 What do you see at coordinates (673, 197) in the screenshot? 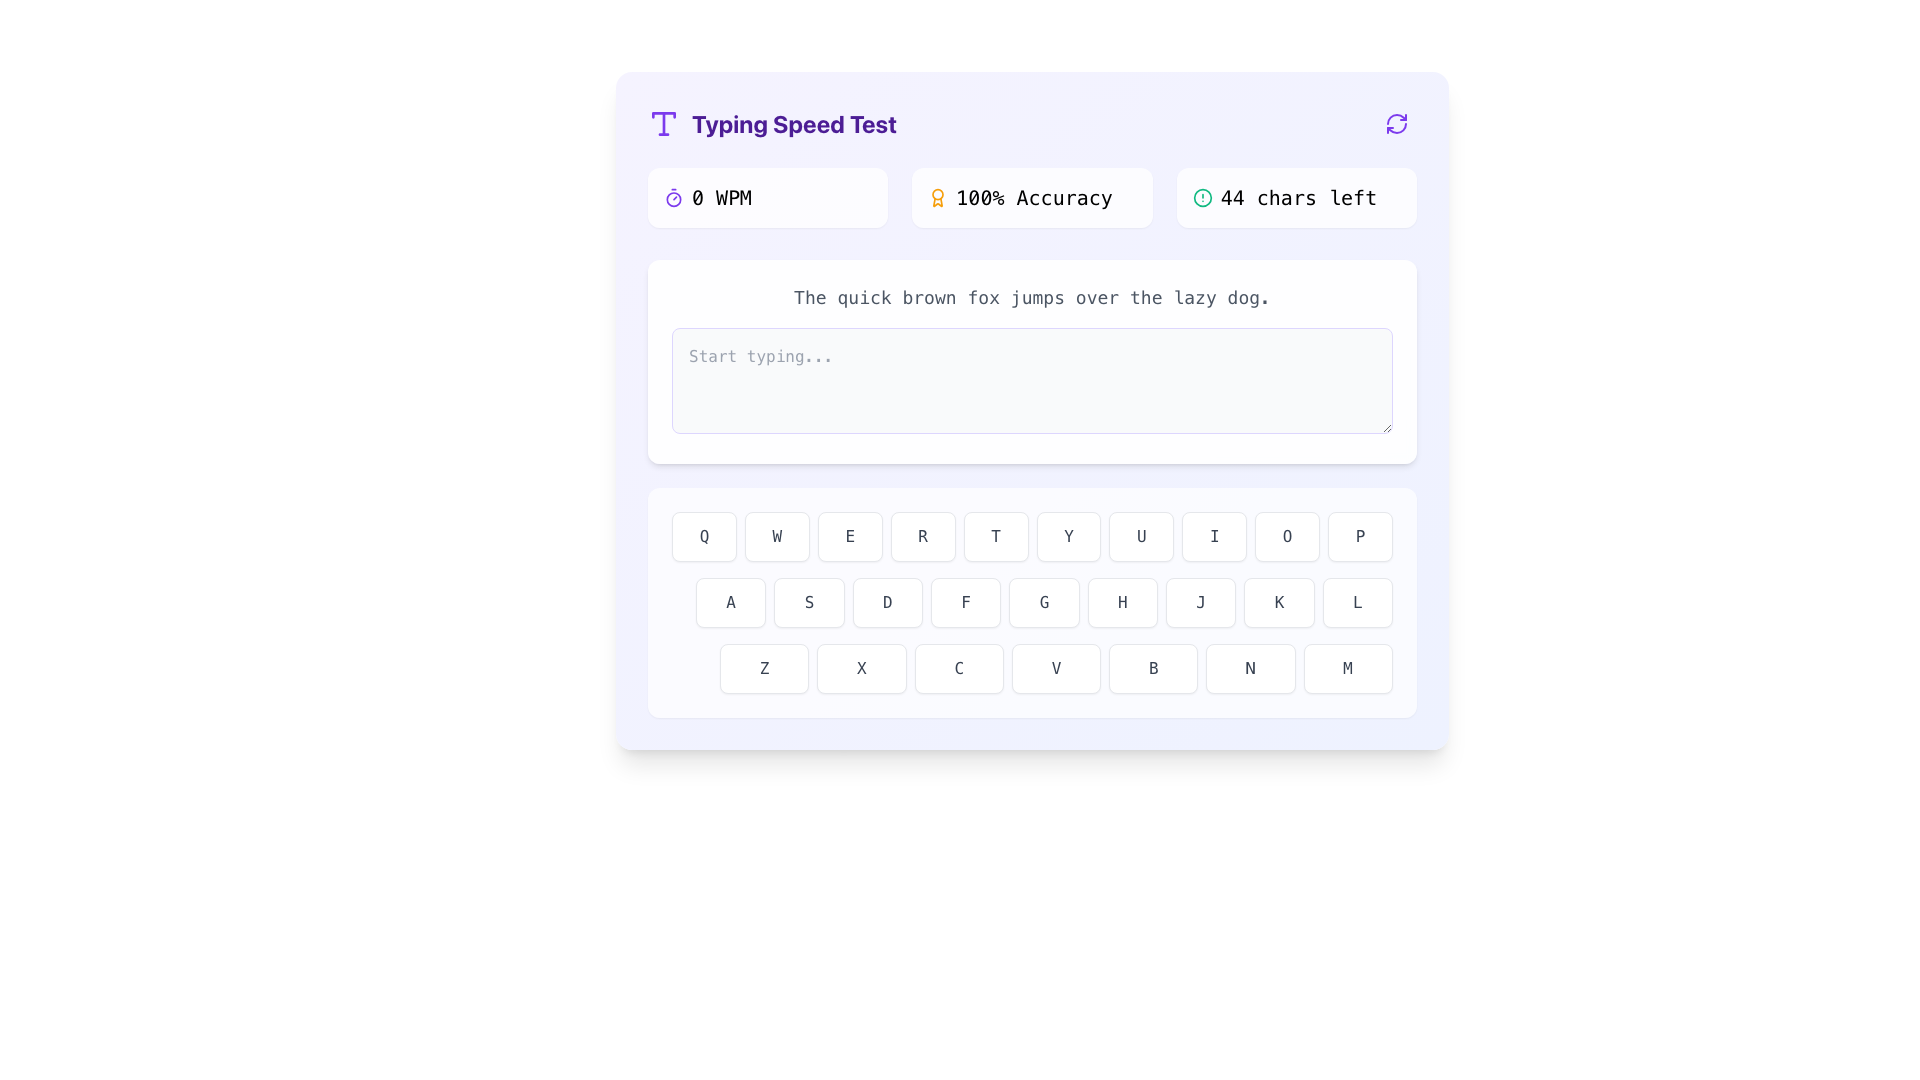
I see `the timer icon representing the WPM measurement functionality, located at the left end of the group adjacent to the '0 WPM' label` at bounding box center [673, 197].